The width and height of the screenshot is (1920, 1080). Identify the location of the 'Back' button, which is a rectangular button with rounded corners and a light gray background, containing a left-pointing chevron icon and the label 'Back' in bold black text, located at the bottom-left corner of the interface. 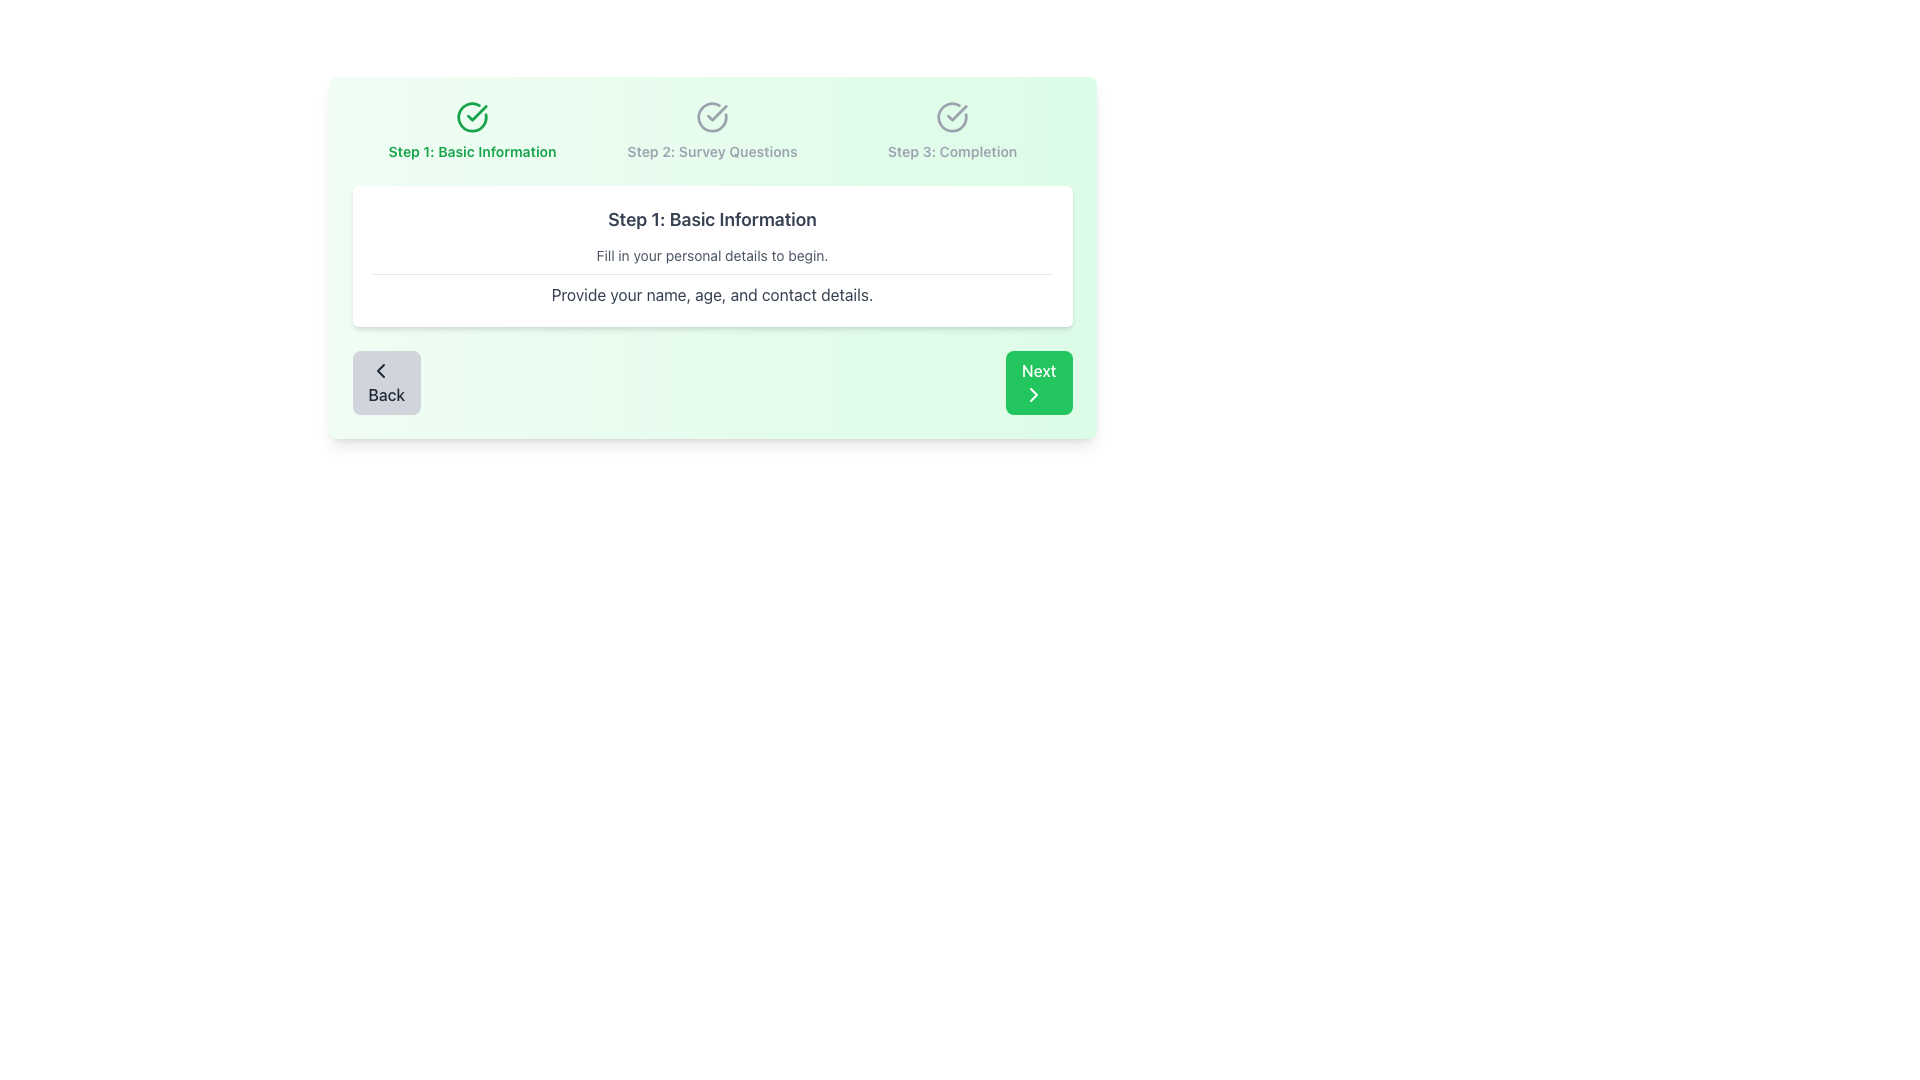
(386, 382).